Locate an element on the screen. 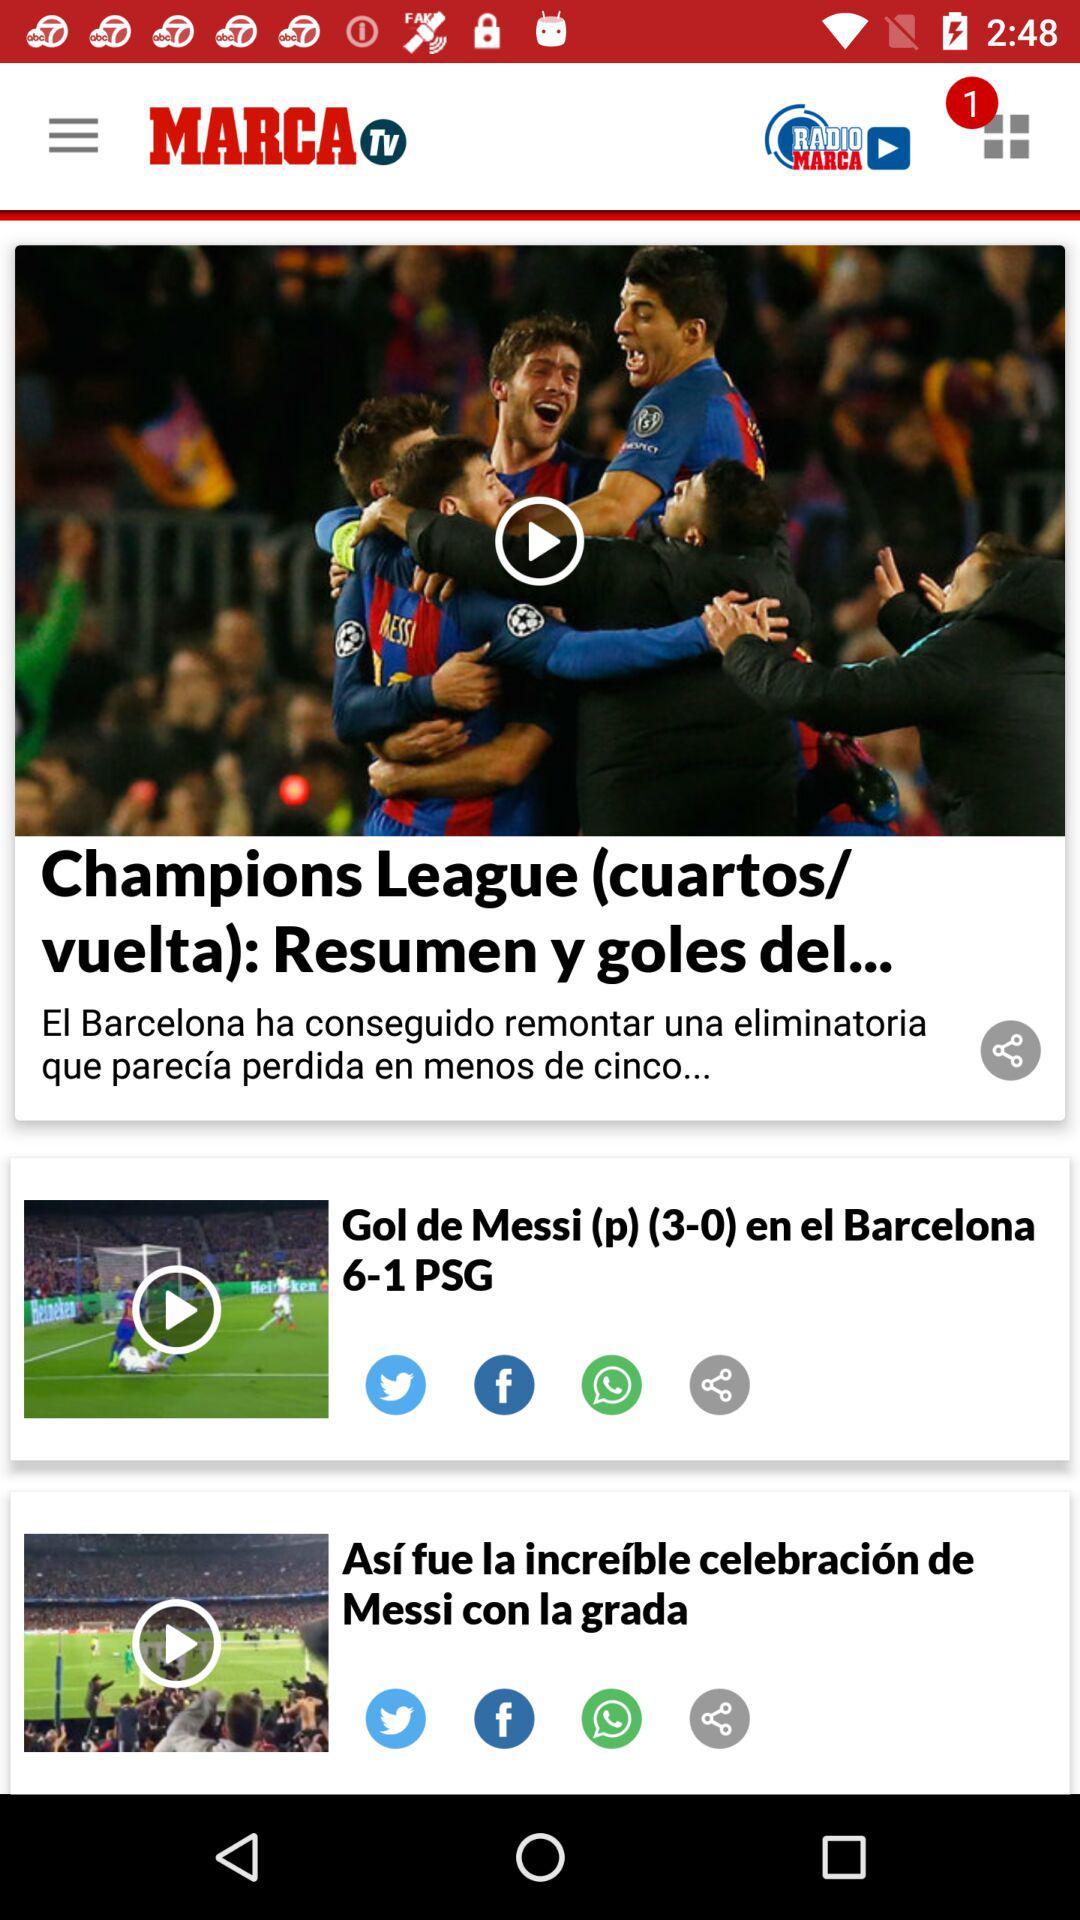 This screenshot has width=1080, height=1920. twitter is located at coordinates (396, 1717).